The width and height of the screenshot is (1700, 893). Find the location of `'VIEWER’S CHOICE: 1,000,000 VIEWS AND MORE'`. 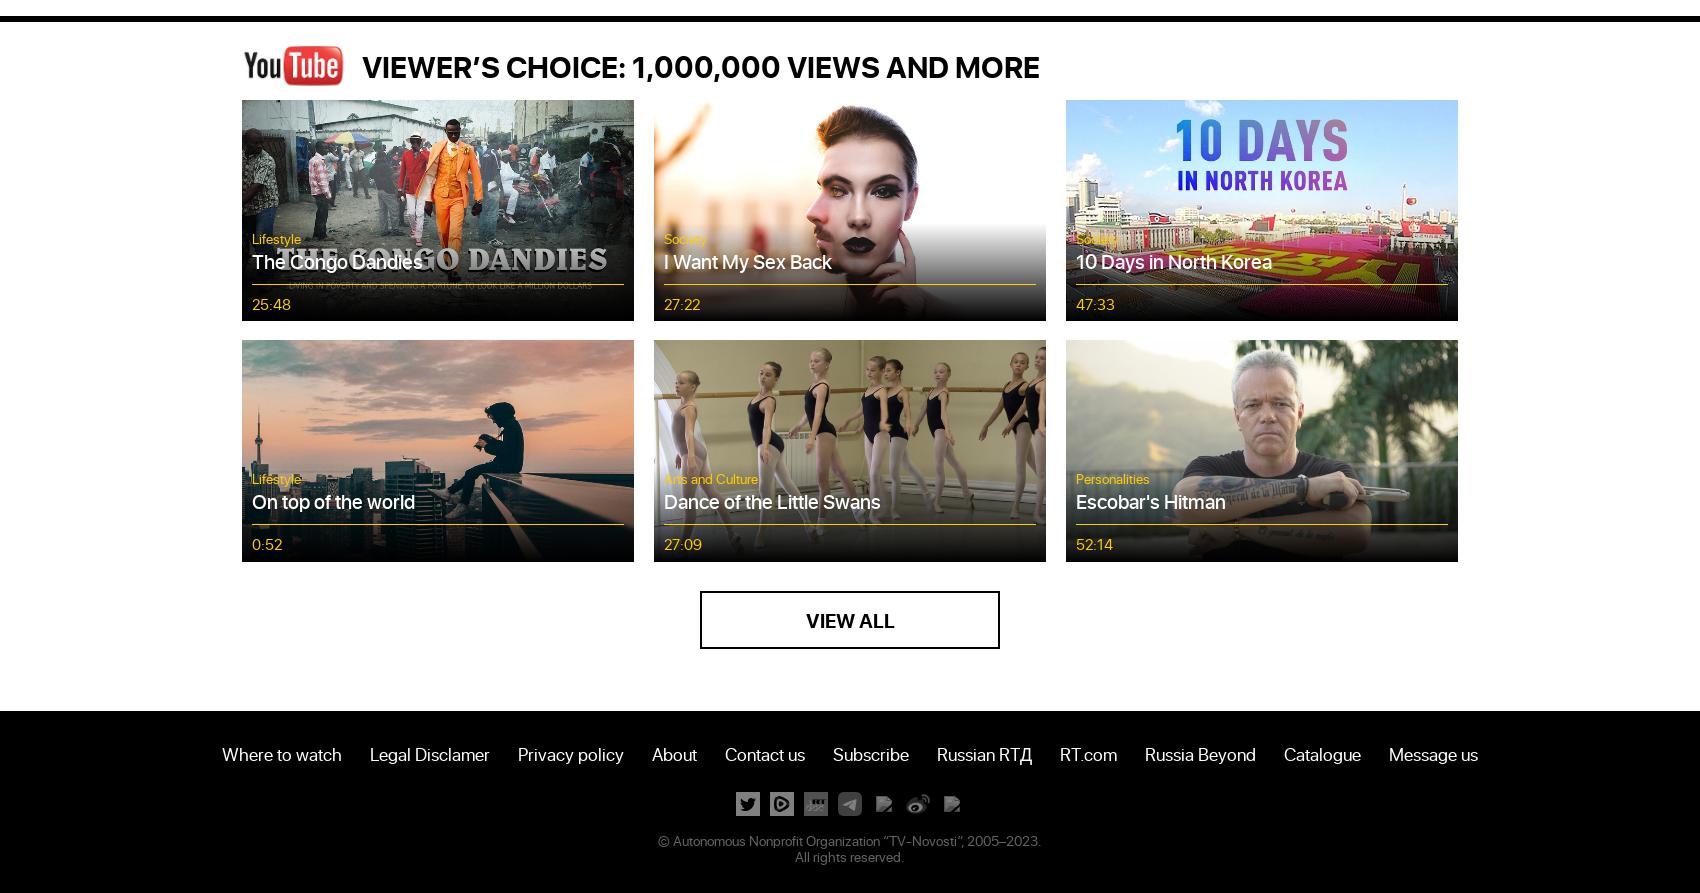

'VIEWER’S CHOICE: 1,000,000 VIEWS AND MORE' is located at coordinates (701, 65).